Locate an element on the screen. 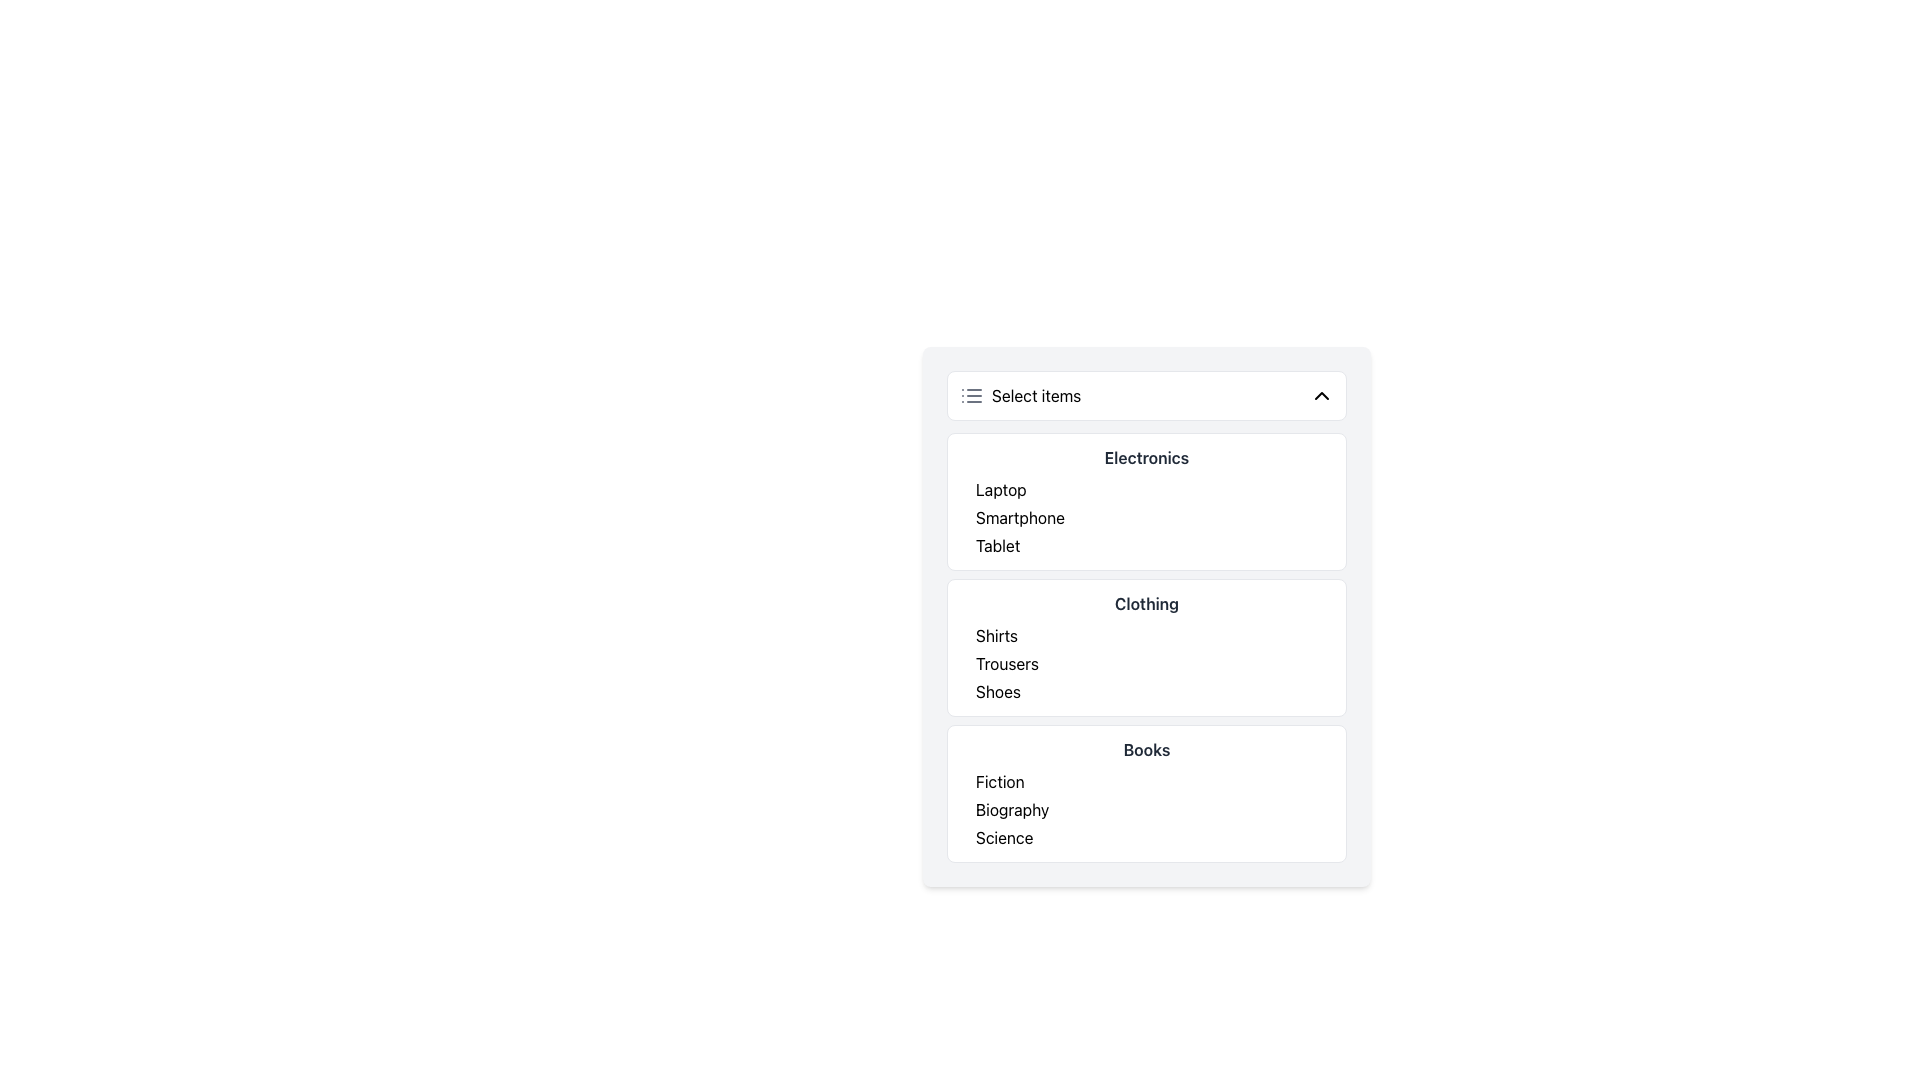 The width and height of the screenshot is (1920, 1080). the 'Shoes' text label, which is a bold, black font element located in the 'Clothing' section, for certain interactions is located at coordinates (1155, 690).